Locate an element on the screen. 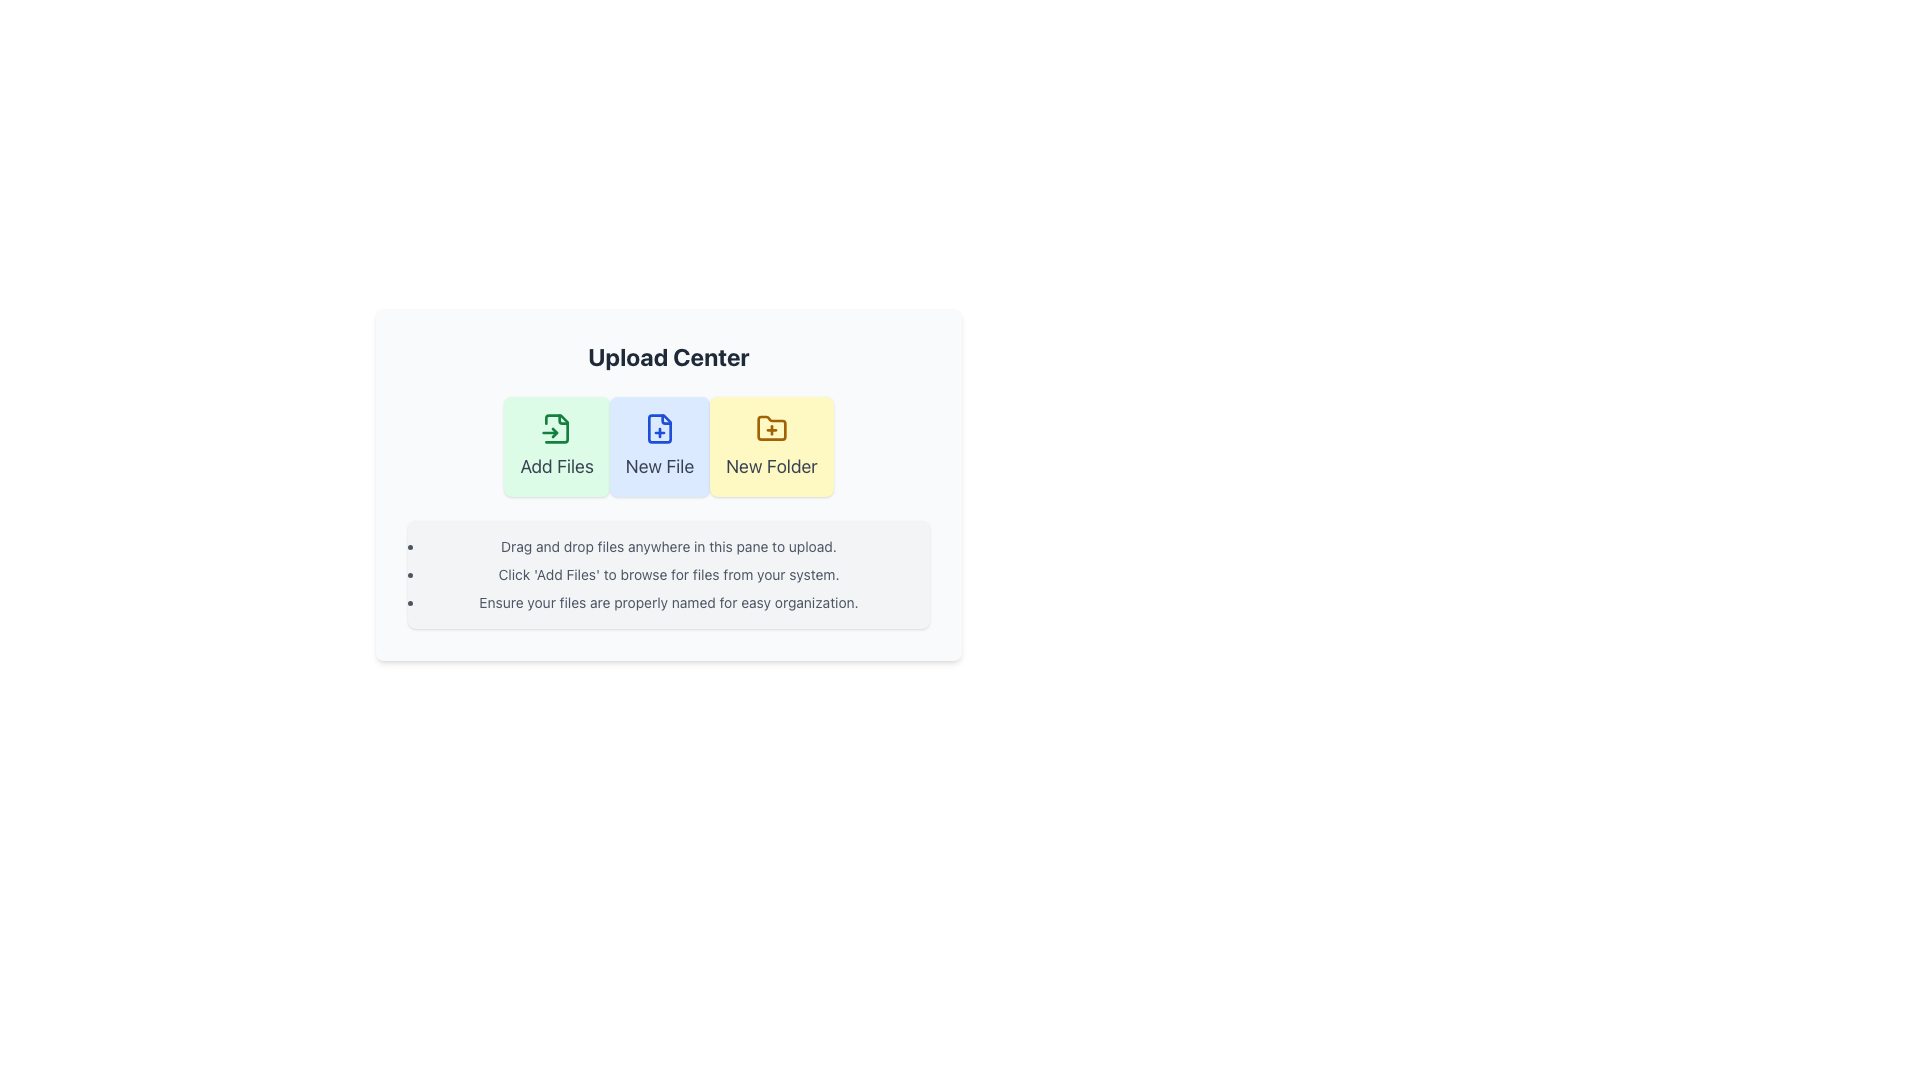  the 'Add Files' icon located within the 'Add Files' button group in the Upload Center is located at coordinates (556, 427).